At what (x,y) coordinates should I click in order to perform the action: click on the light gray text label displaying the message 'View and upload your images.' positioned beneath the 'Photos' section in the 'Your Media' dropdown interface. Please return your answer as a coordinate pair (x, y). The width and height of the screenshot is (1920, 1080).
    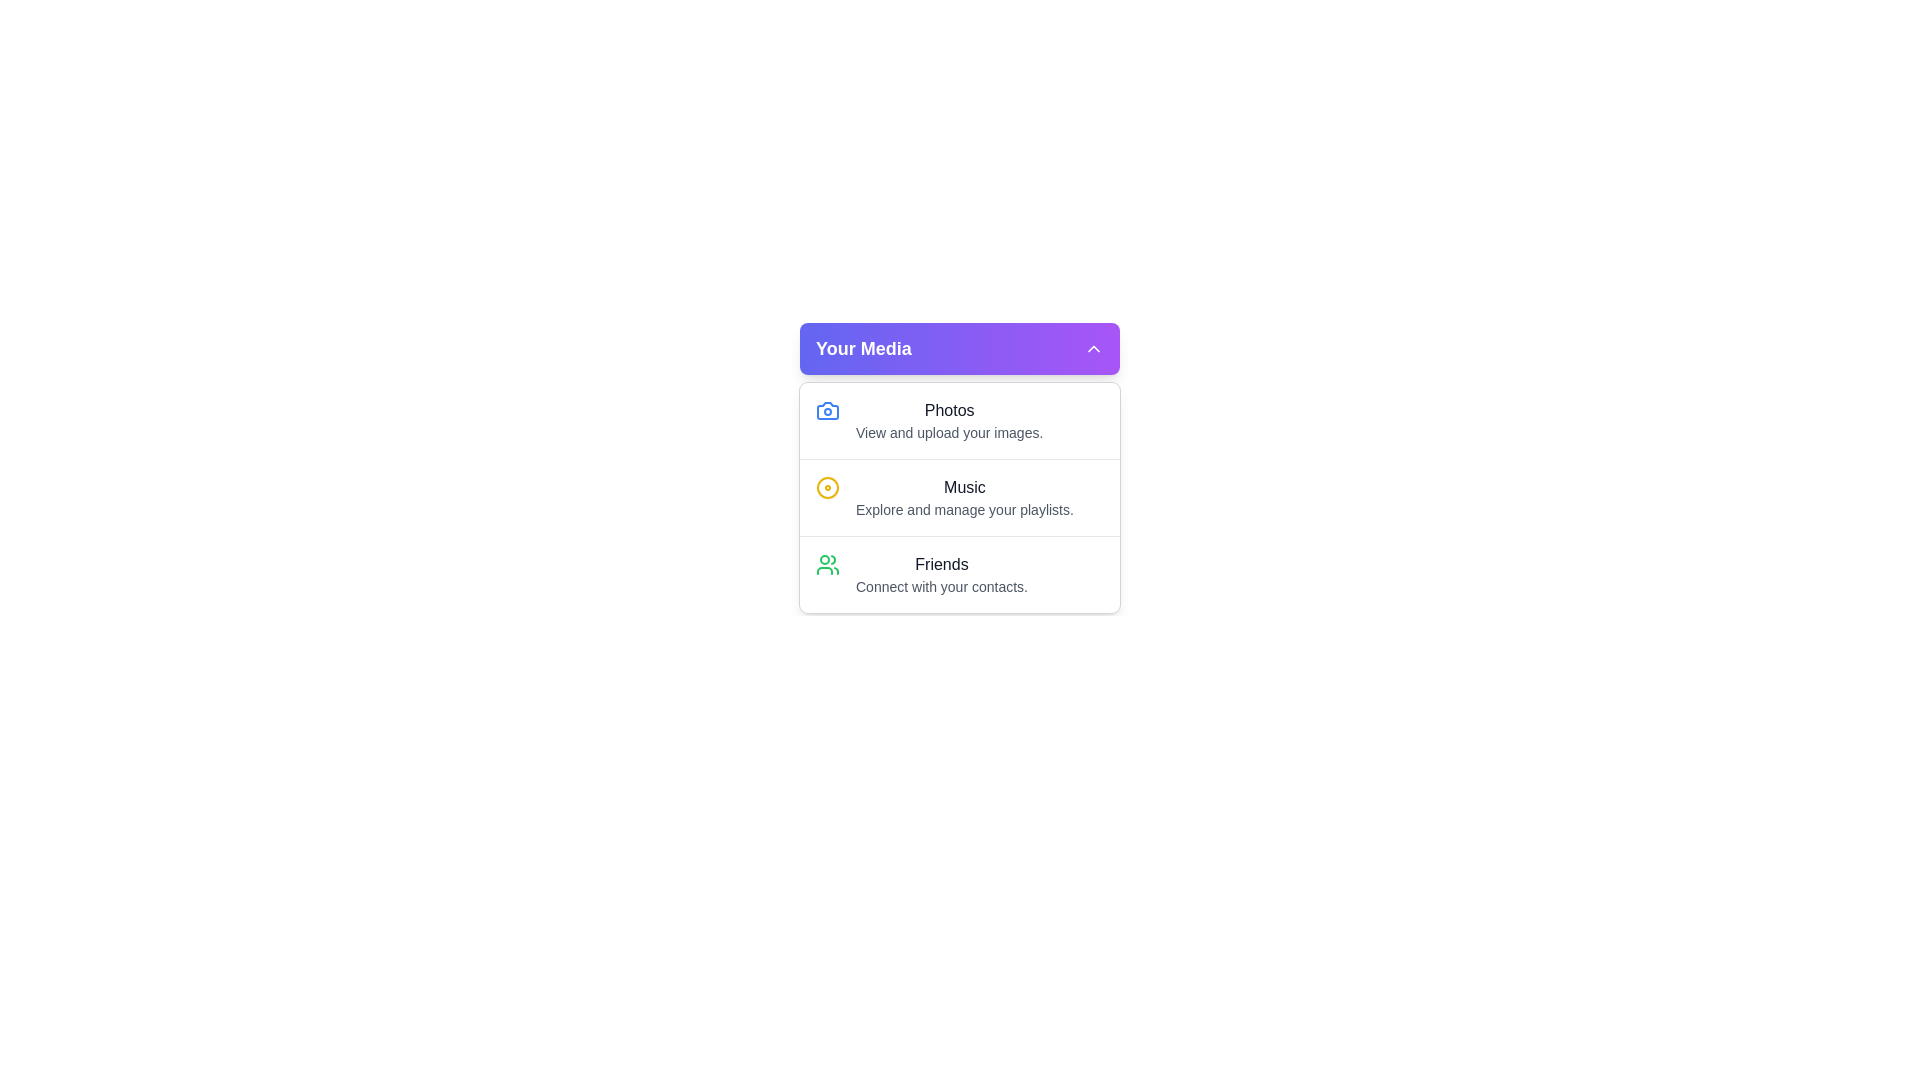
    Looking at the image, I should click on (948, 431).